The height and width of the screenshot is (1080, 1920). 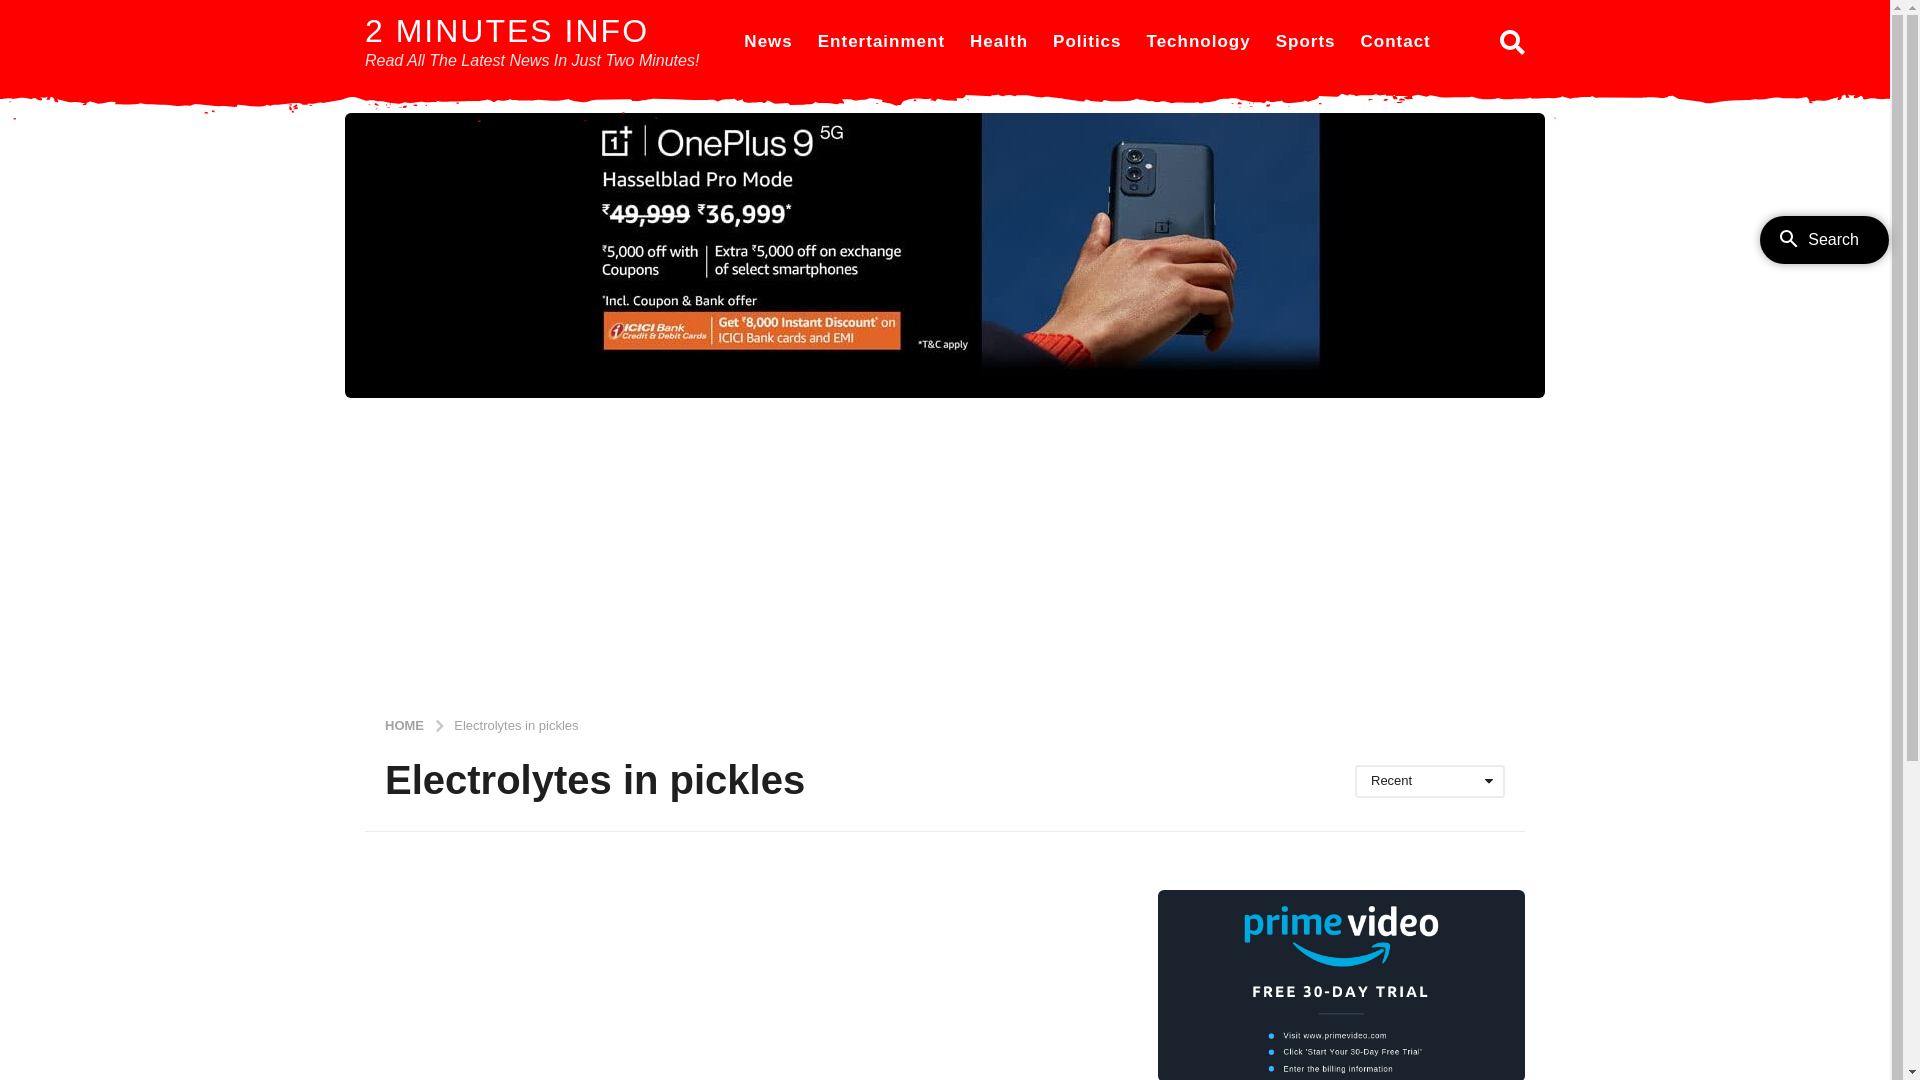 I want to click on 'Electrolytes in pickles', so click(x=515, y=724).